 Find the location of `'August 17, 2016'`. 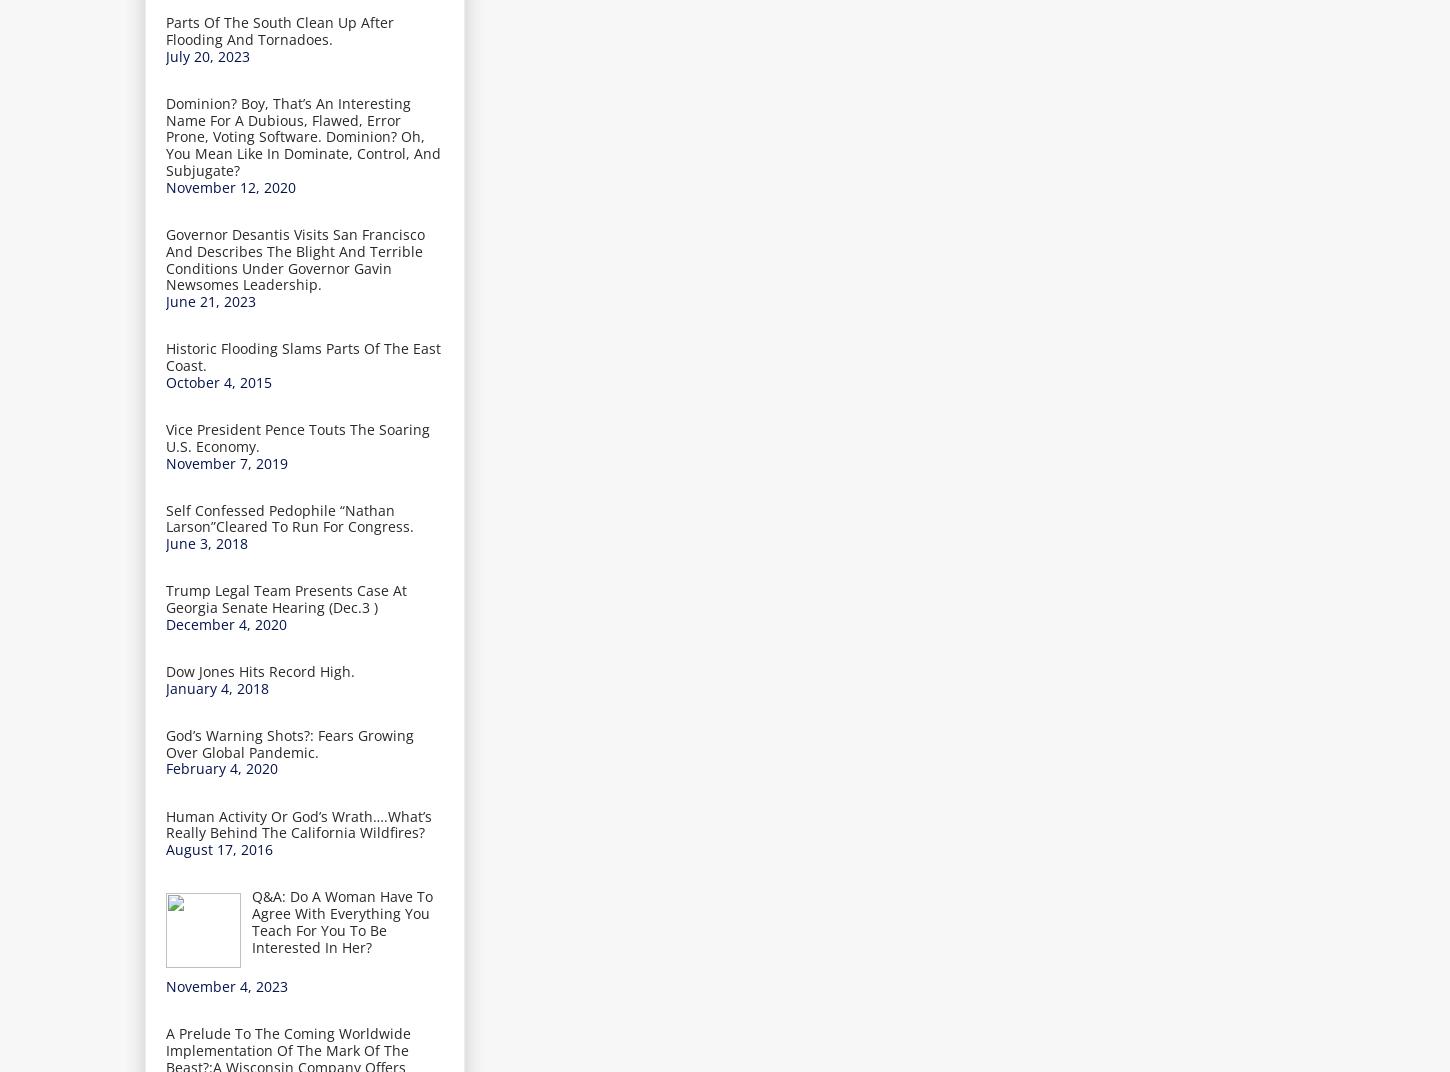

'August 17, 2016' is located at coordinates (218, 848).